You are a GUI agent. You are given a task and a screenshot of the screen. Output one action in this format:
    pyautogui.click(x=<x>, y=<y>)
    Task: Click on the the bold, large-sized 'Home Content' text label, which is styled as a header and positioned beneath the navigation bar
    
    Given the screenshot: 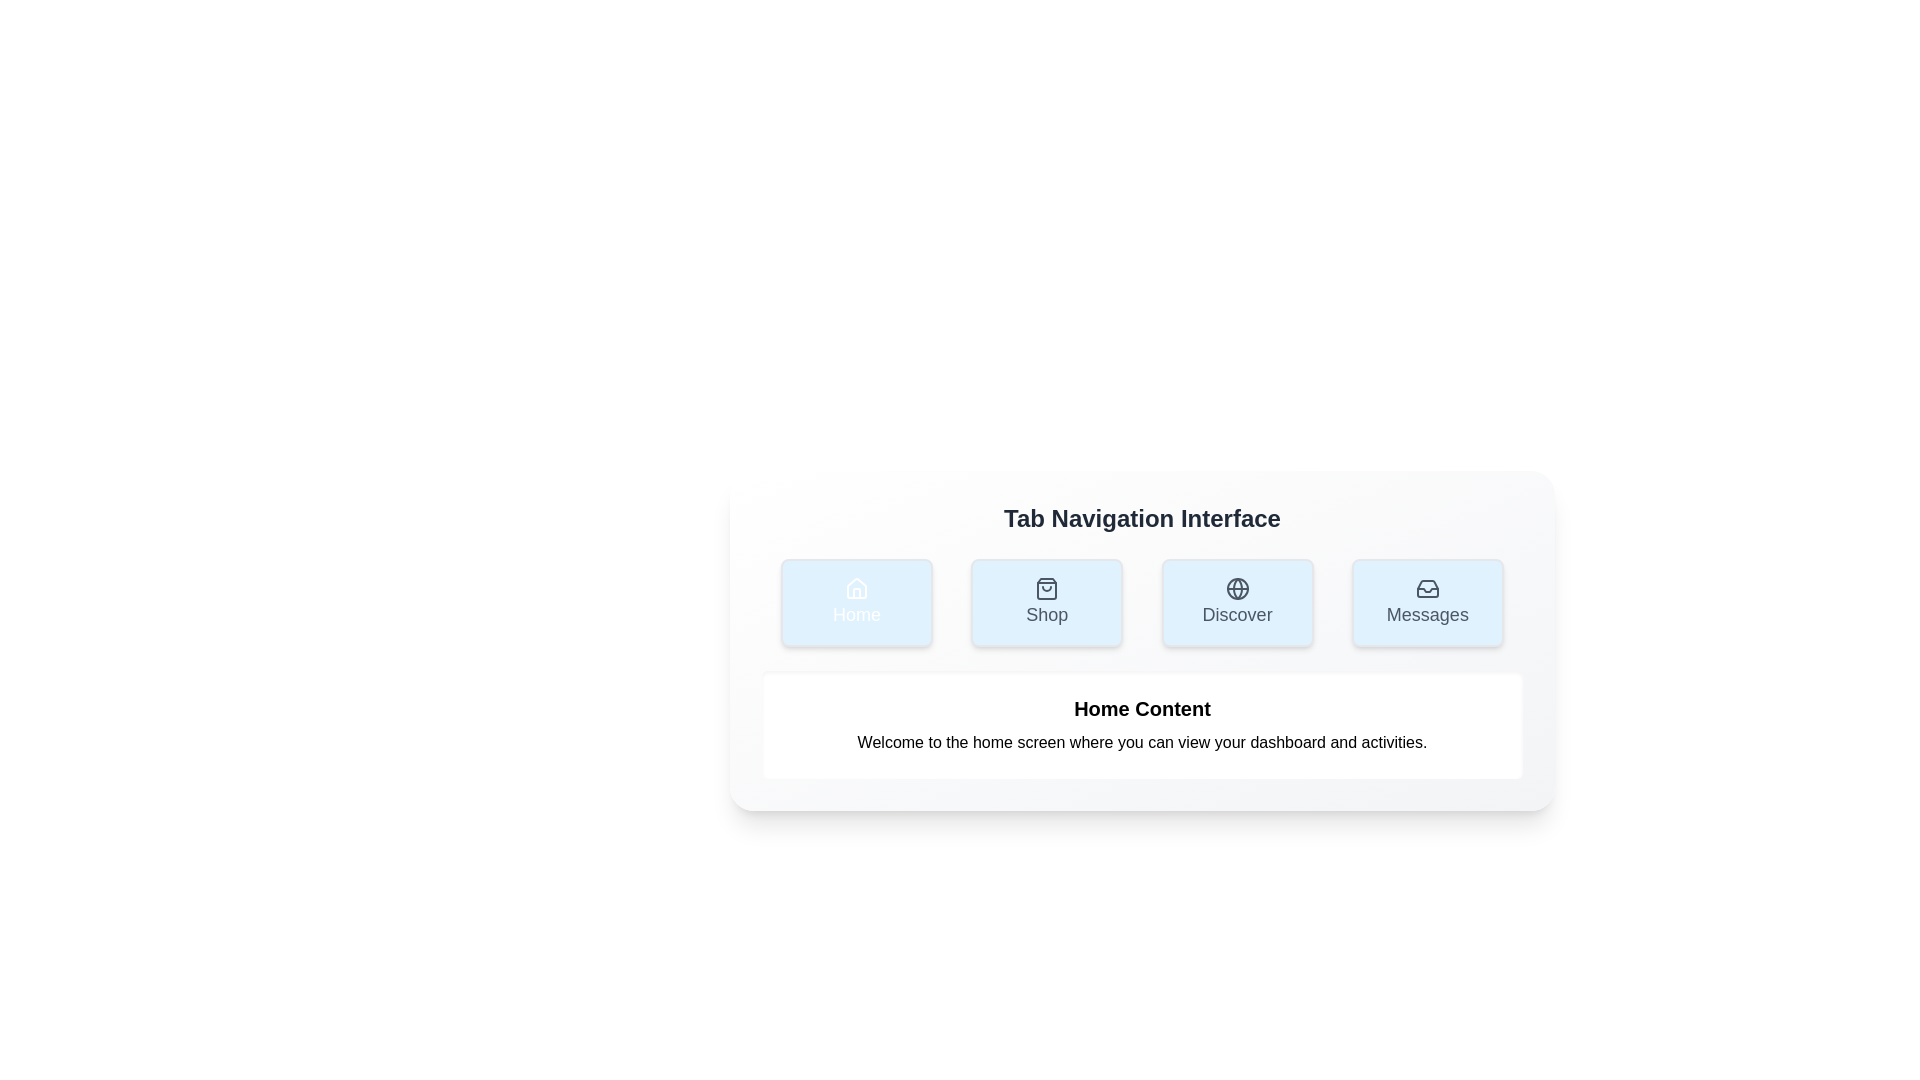 What is the action you would take?
    pyautogui.click(x=1142, y=708)
    